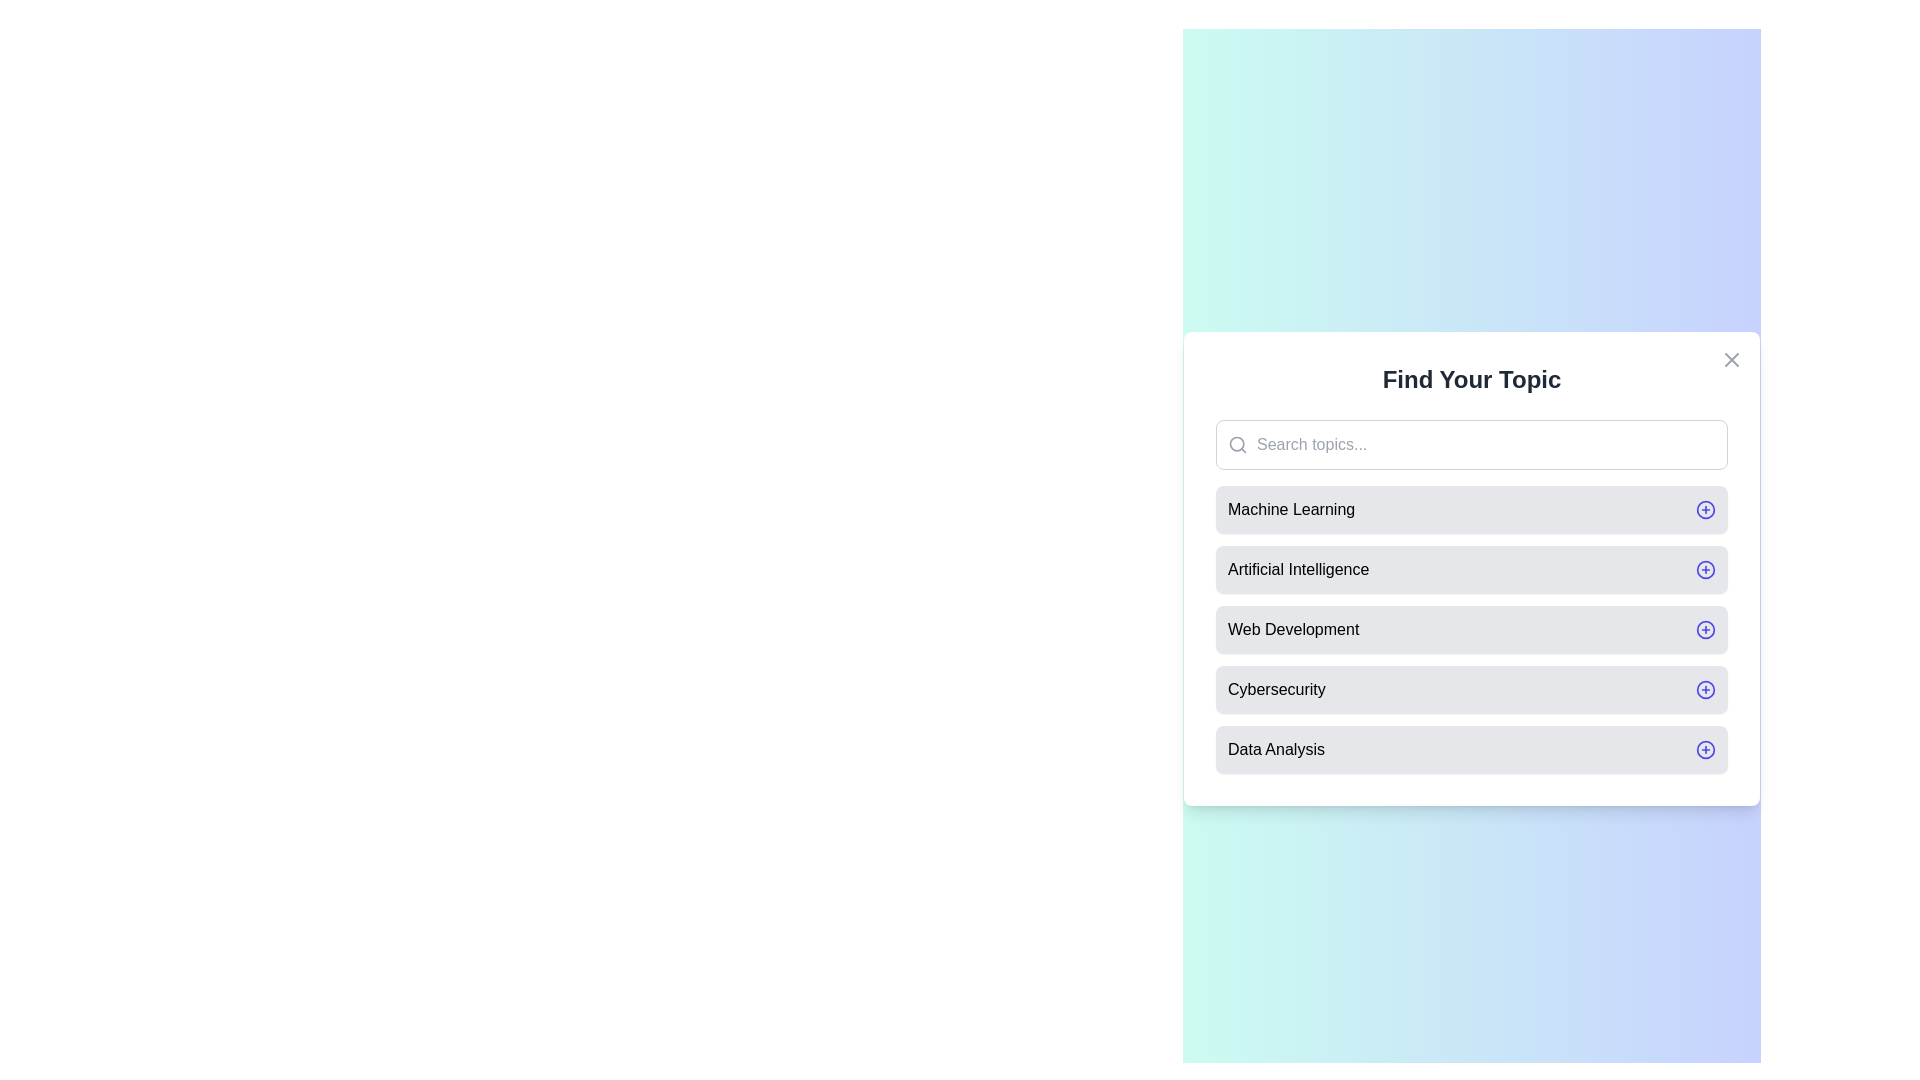 This screenshot has width=1920, height=1080. I want to click on the topic Artificial Intelligence from the list, so click(1472, 570).